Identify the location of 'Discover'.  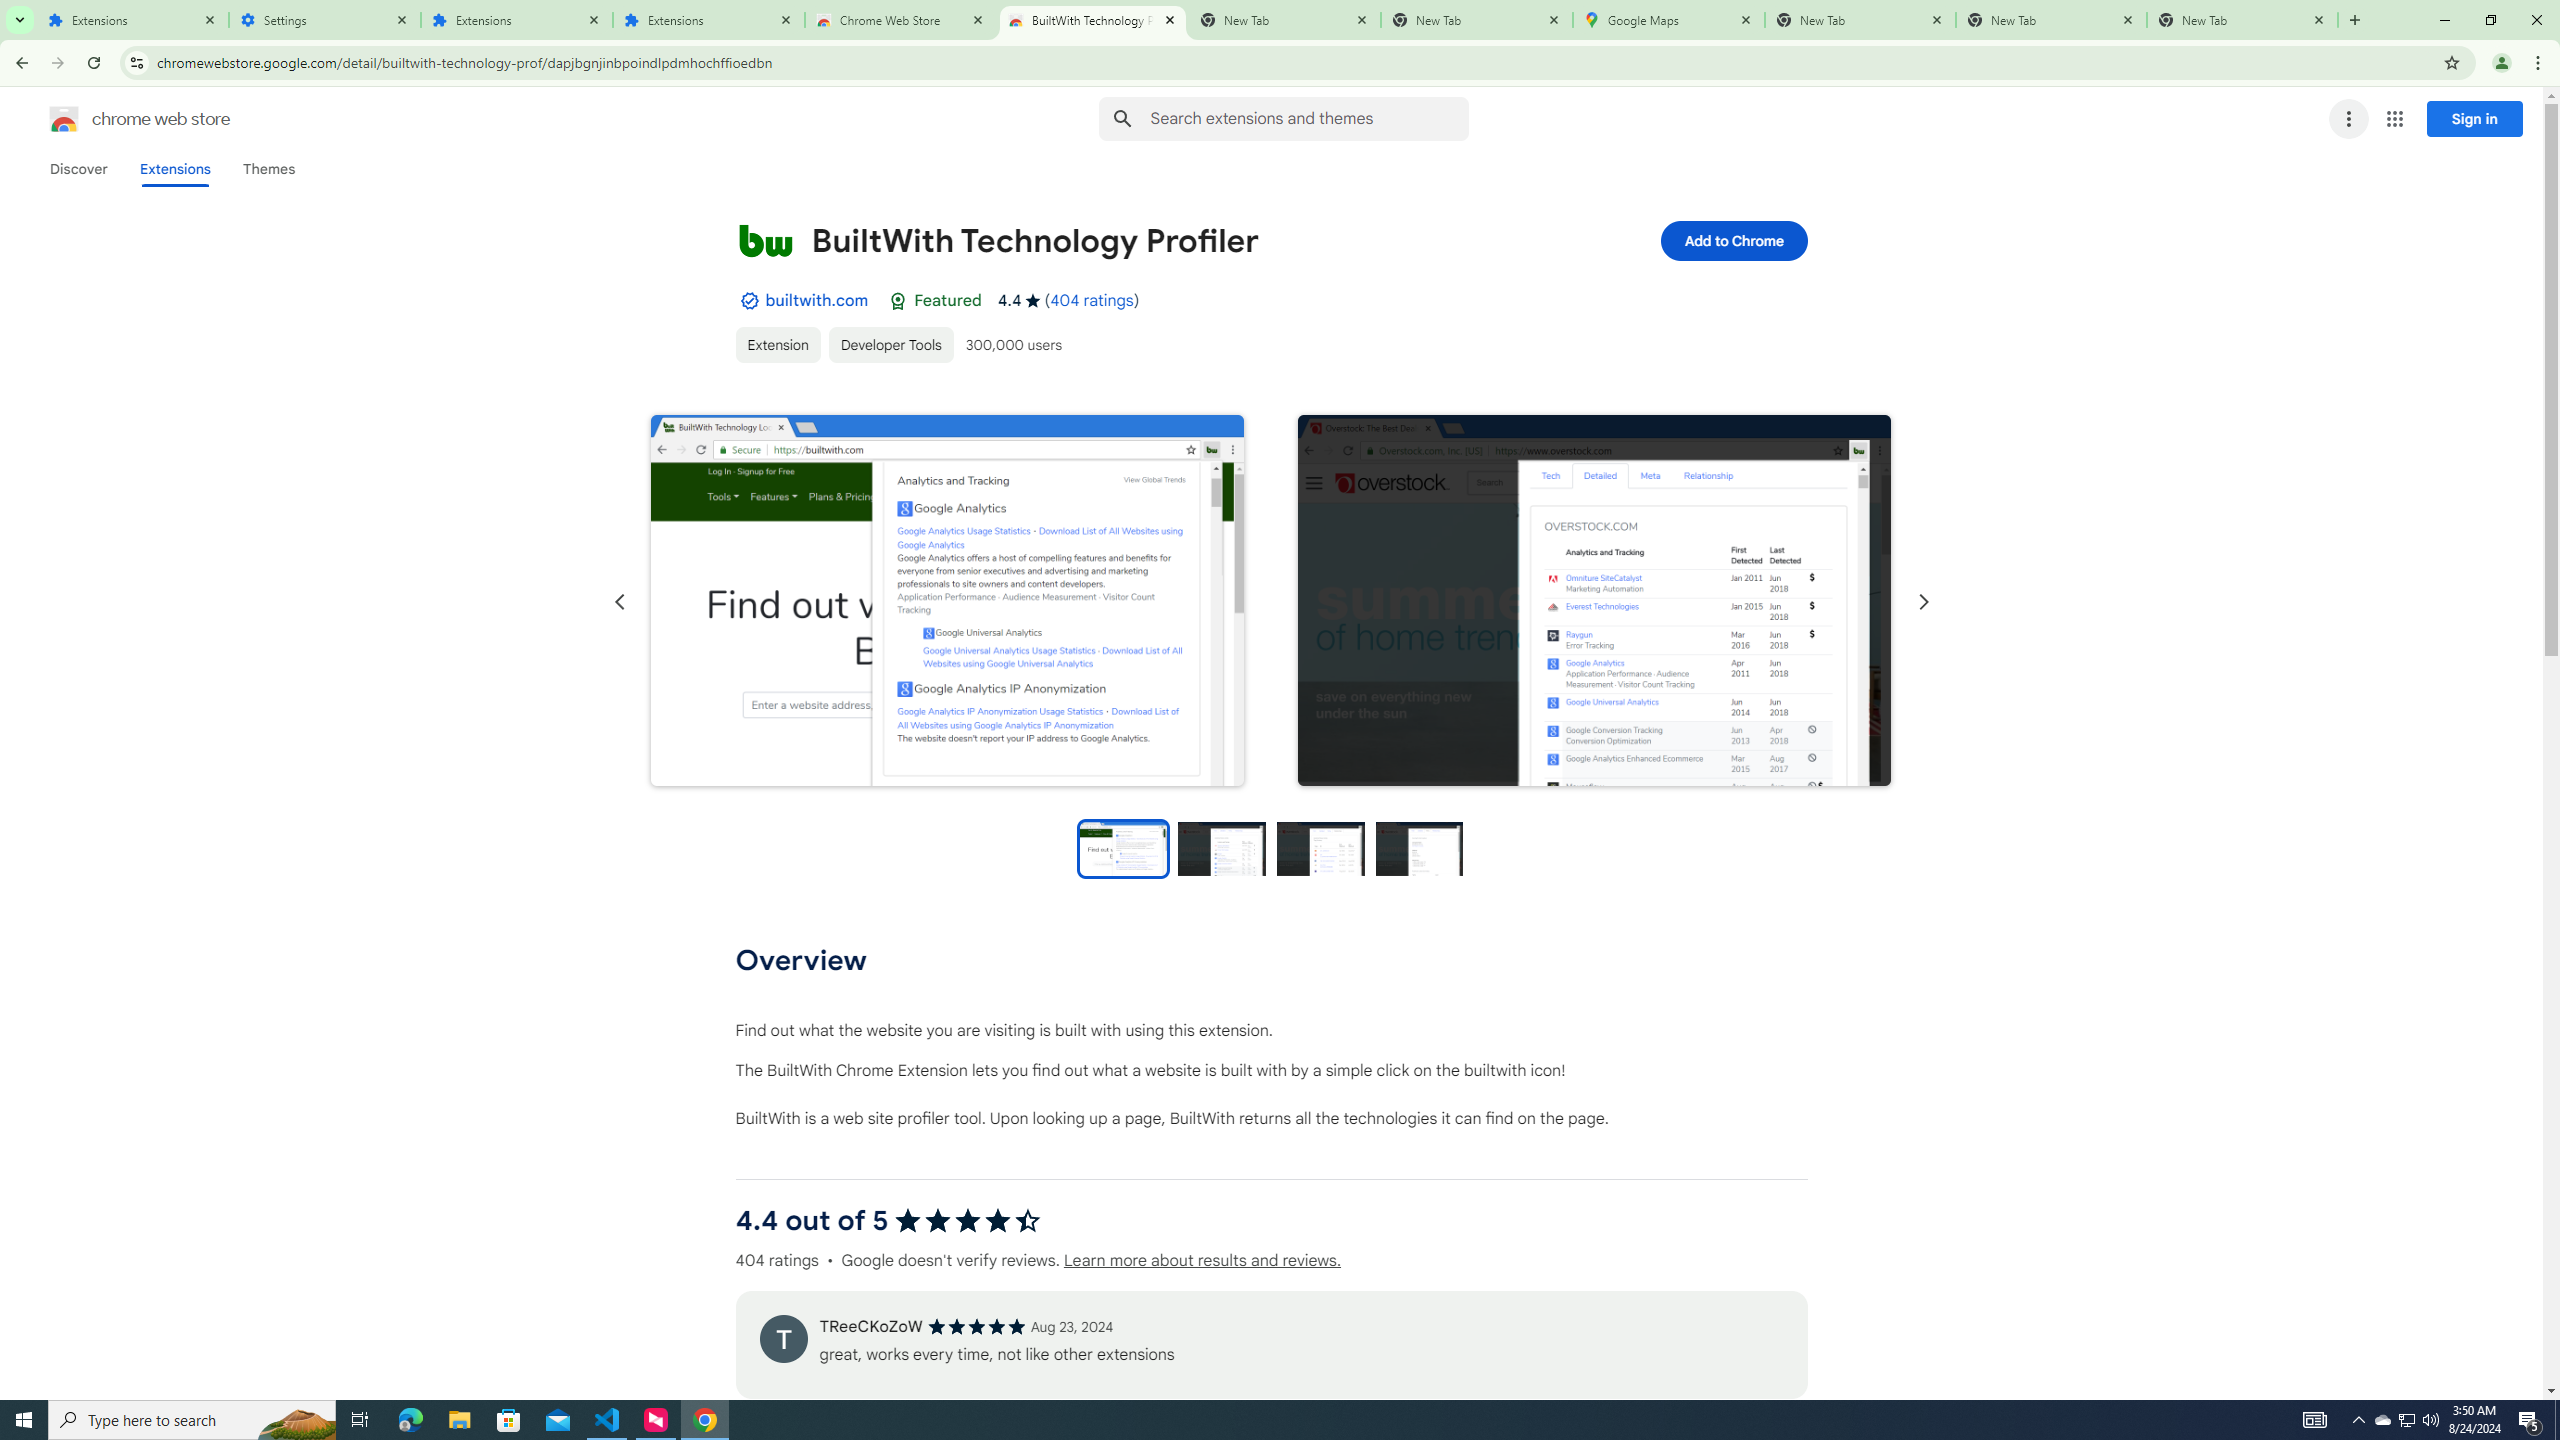
(77, 168).